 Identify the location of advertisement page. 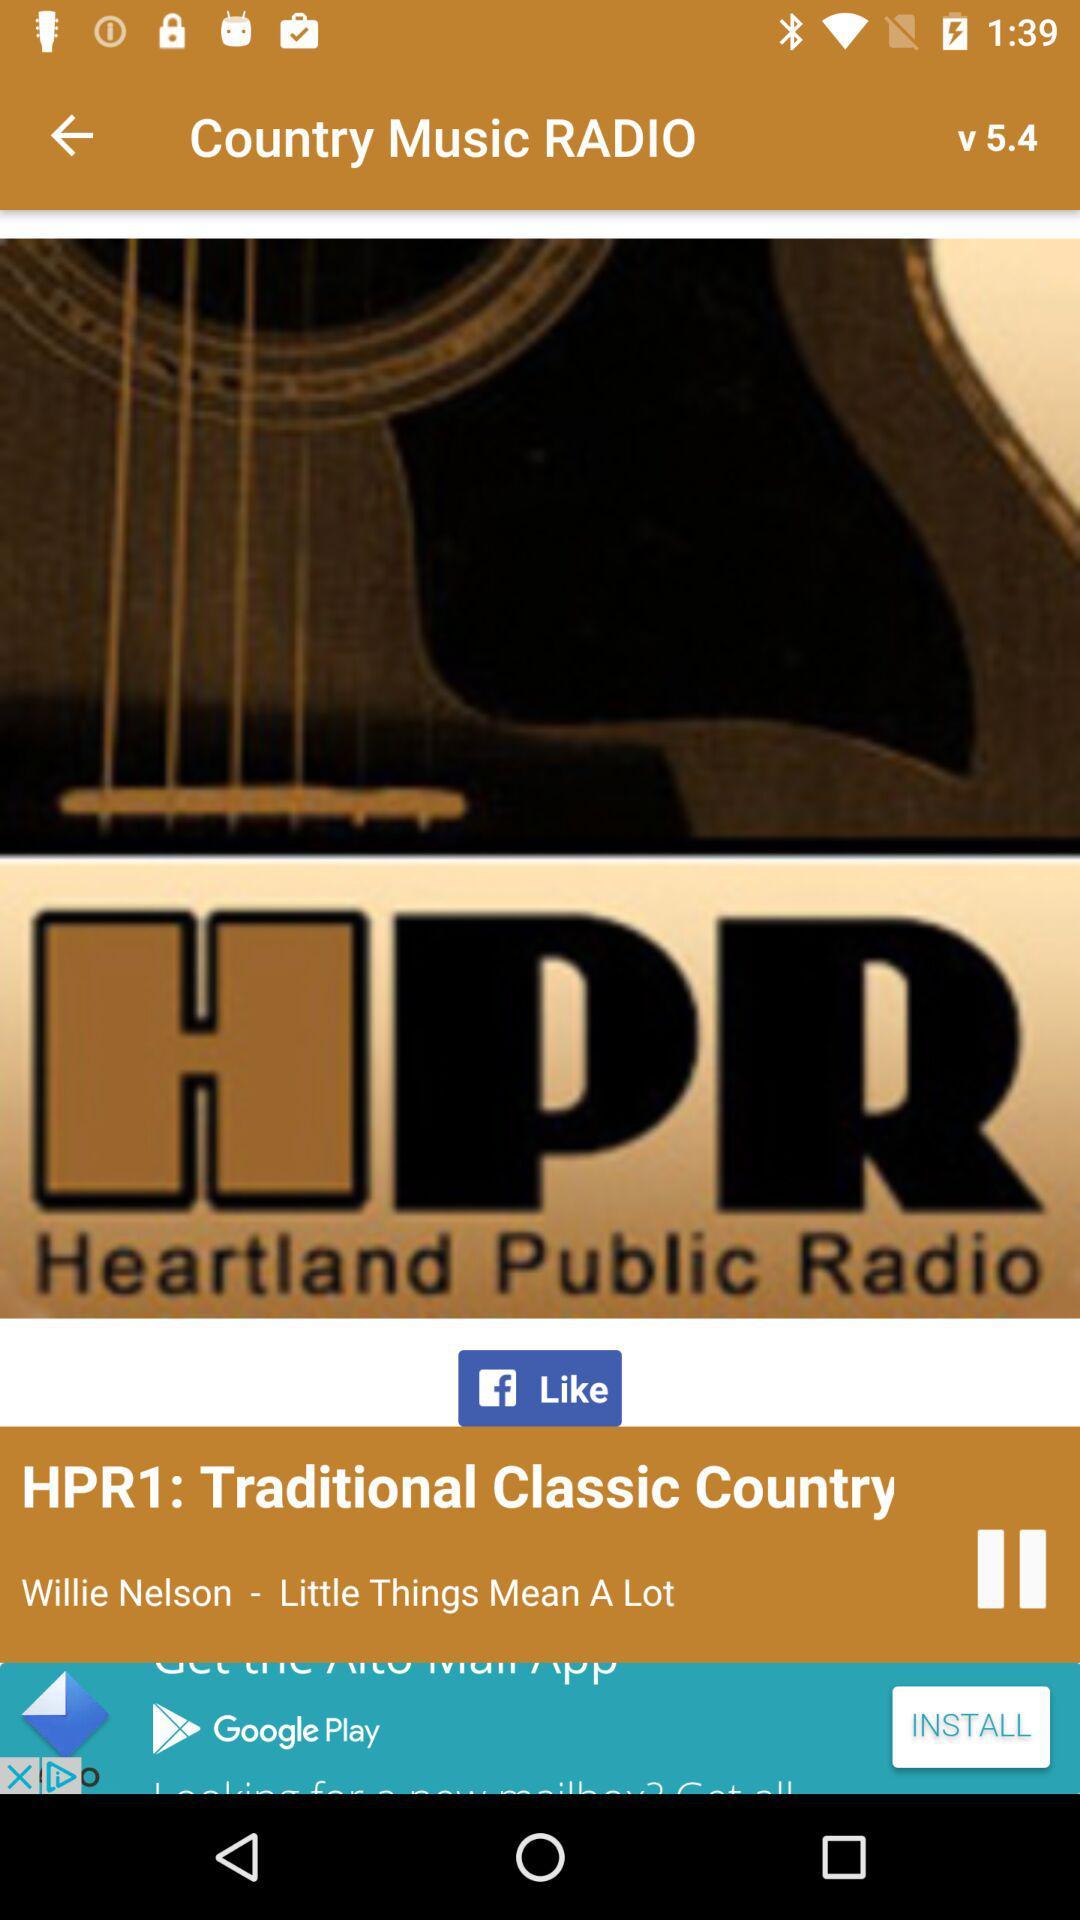
(540, 1727).